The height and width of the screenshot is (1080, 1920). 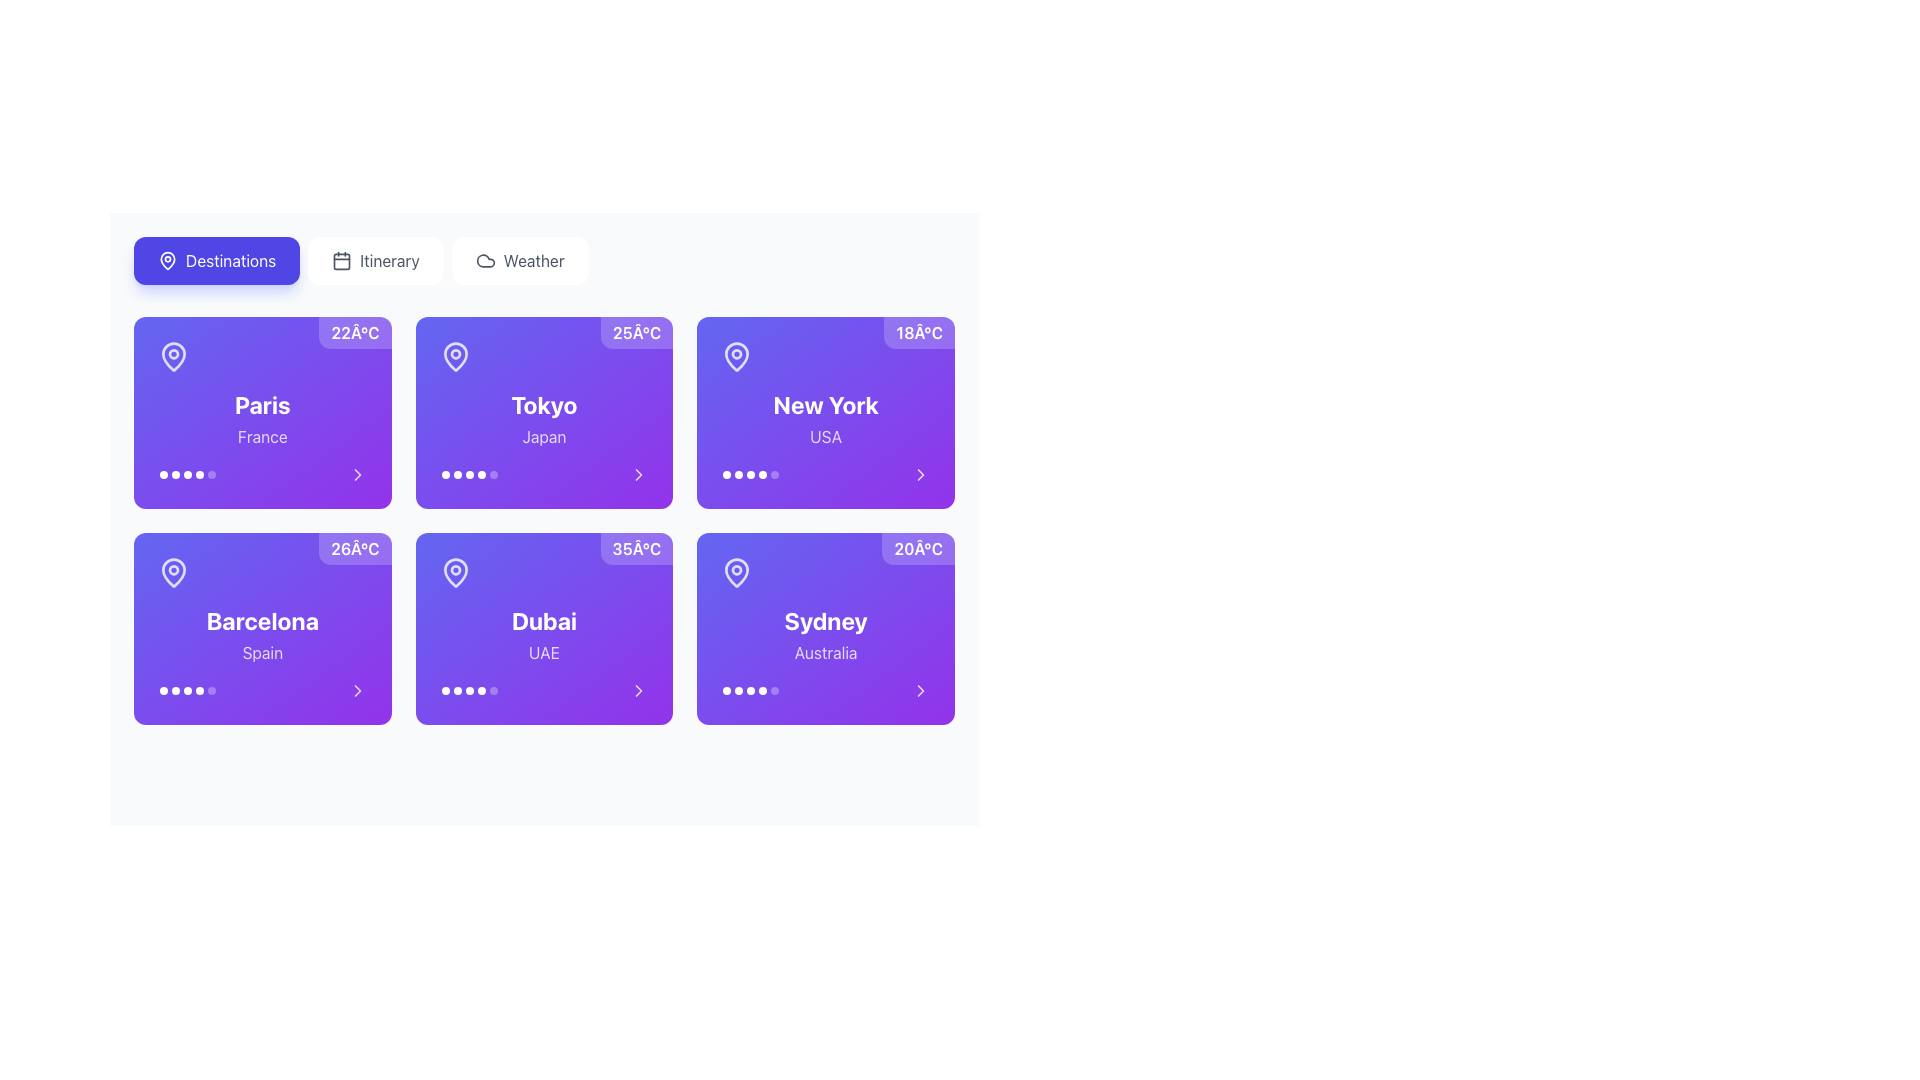 What do you see at coordinates (357, 689) in the screenshot?
I see `the rightward-pointing chevron icon located in the lower-right corner of the purple card labeled 'Barcelona, Spain'` at bounding box center [357, 689].